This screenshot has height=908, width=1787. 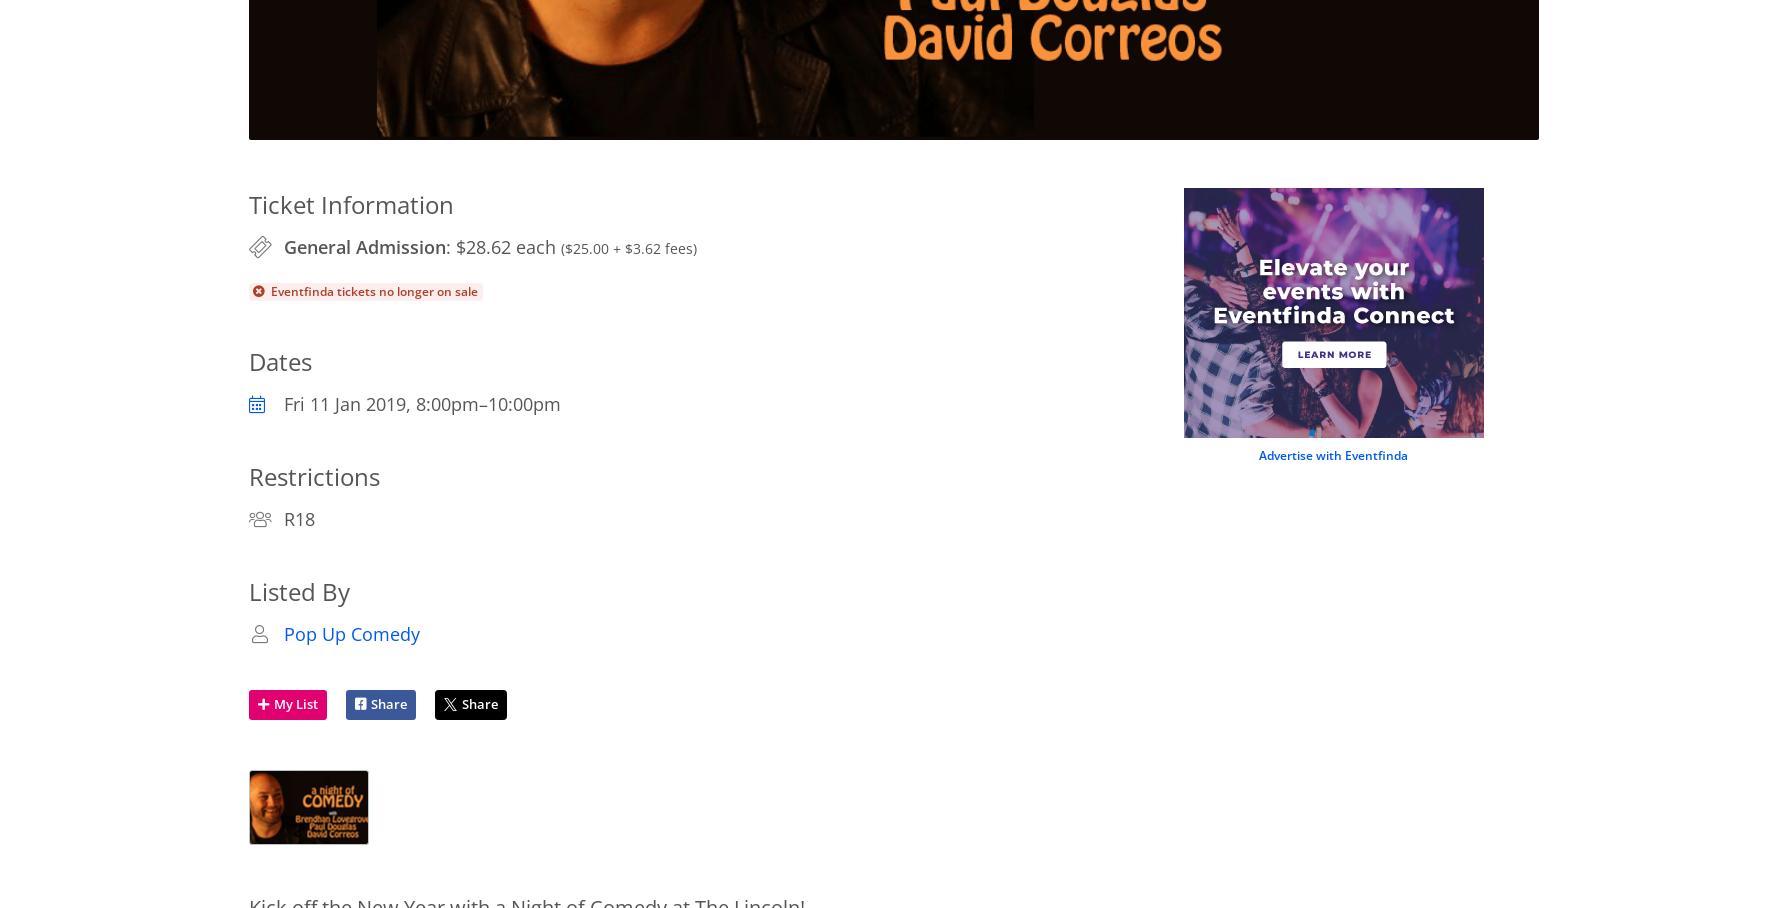 I want to click on 'Ticket Information', so click(x=349, y=204).